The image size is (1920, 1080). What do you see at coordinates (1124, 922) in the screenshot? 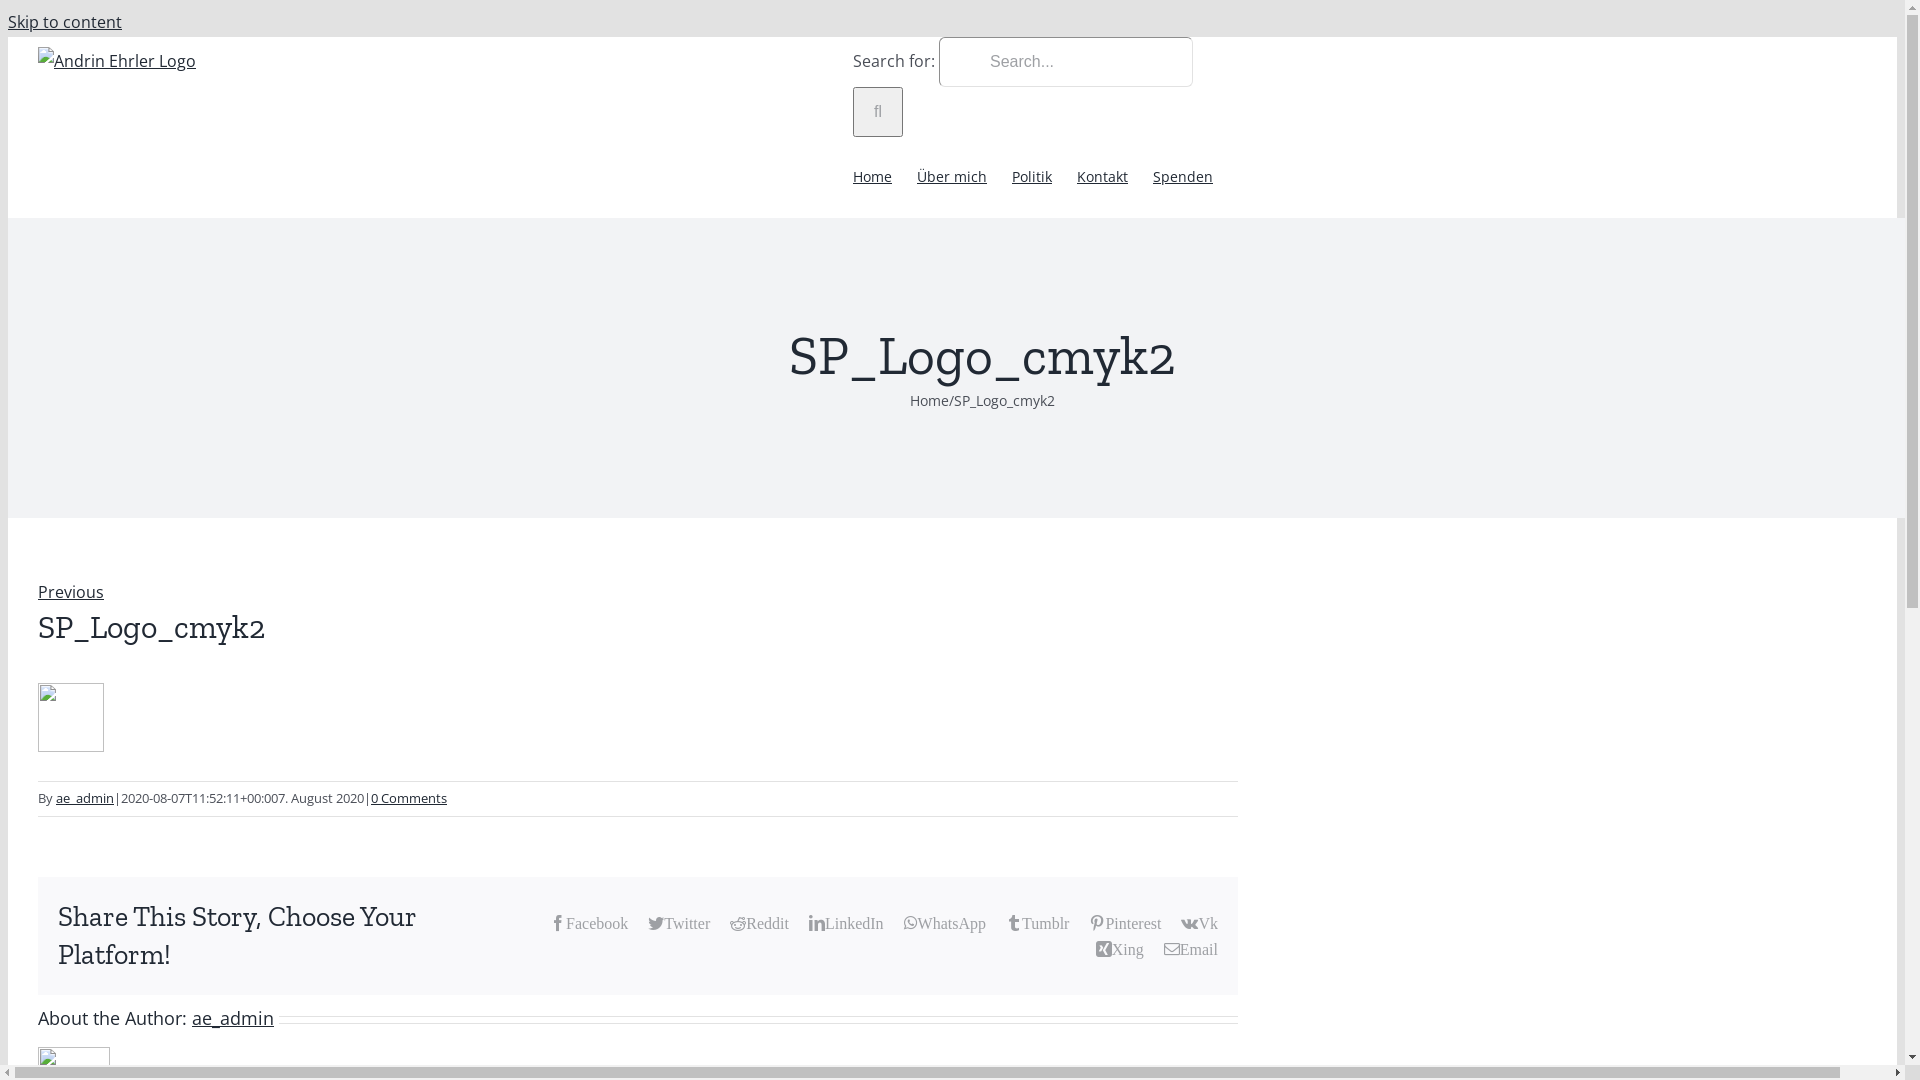
I see `'Pinterest'` at bounding box center [1124, 922].